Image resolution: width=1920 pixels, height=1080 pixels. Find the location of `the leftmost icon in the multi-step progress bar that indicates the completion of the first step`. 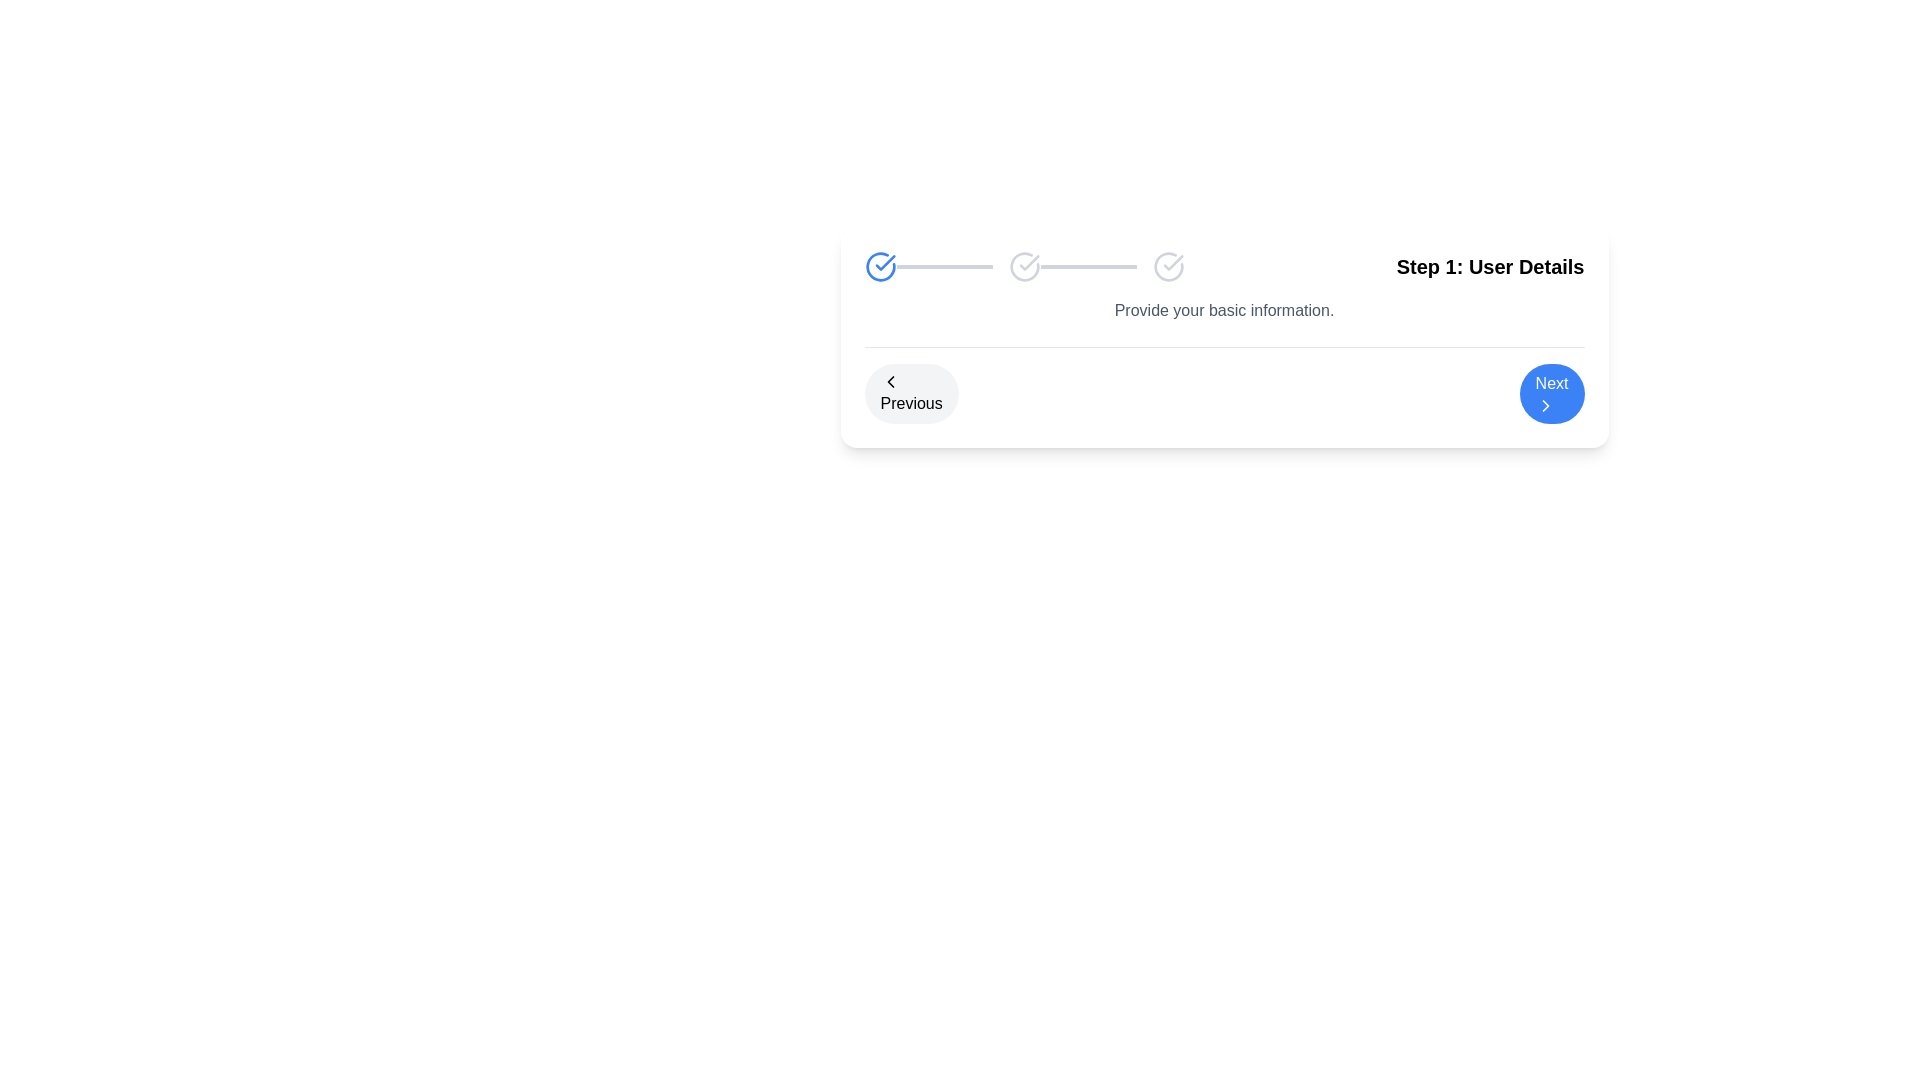

the leftmost icon in the multi-step progress bar that indicates the completion of the first step is located at coordinates (880, 265).